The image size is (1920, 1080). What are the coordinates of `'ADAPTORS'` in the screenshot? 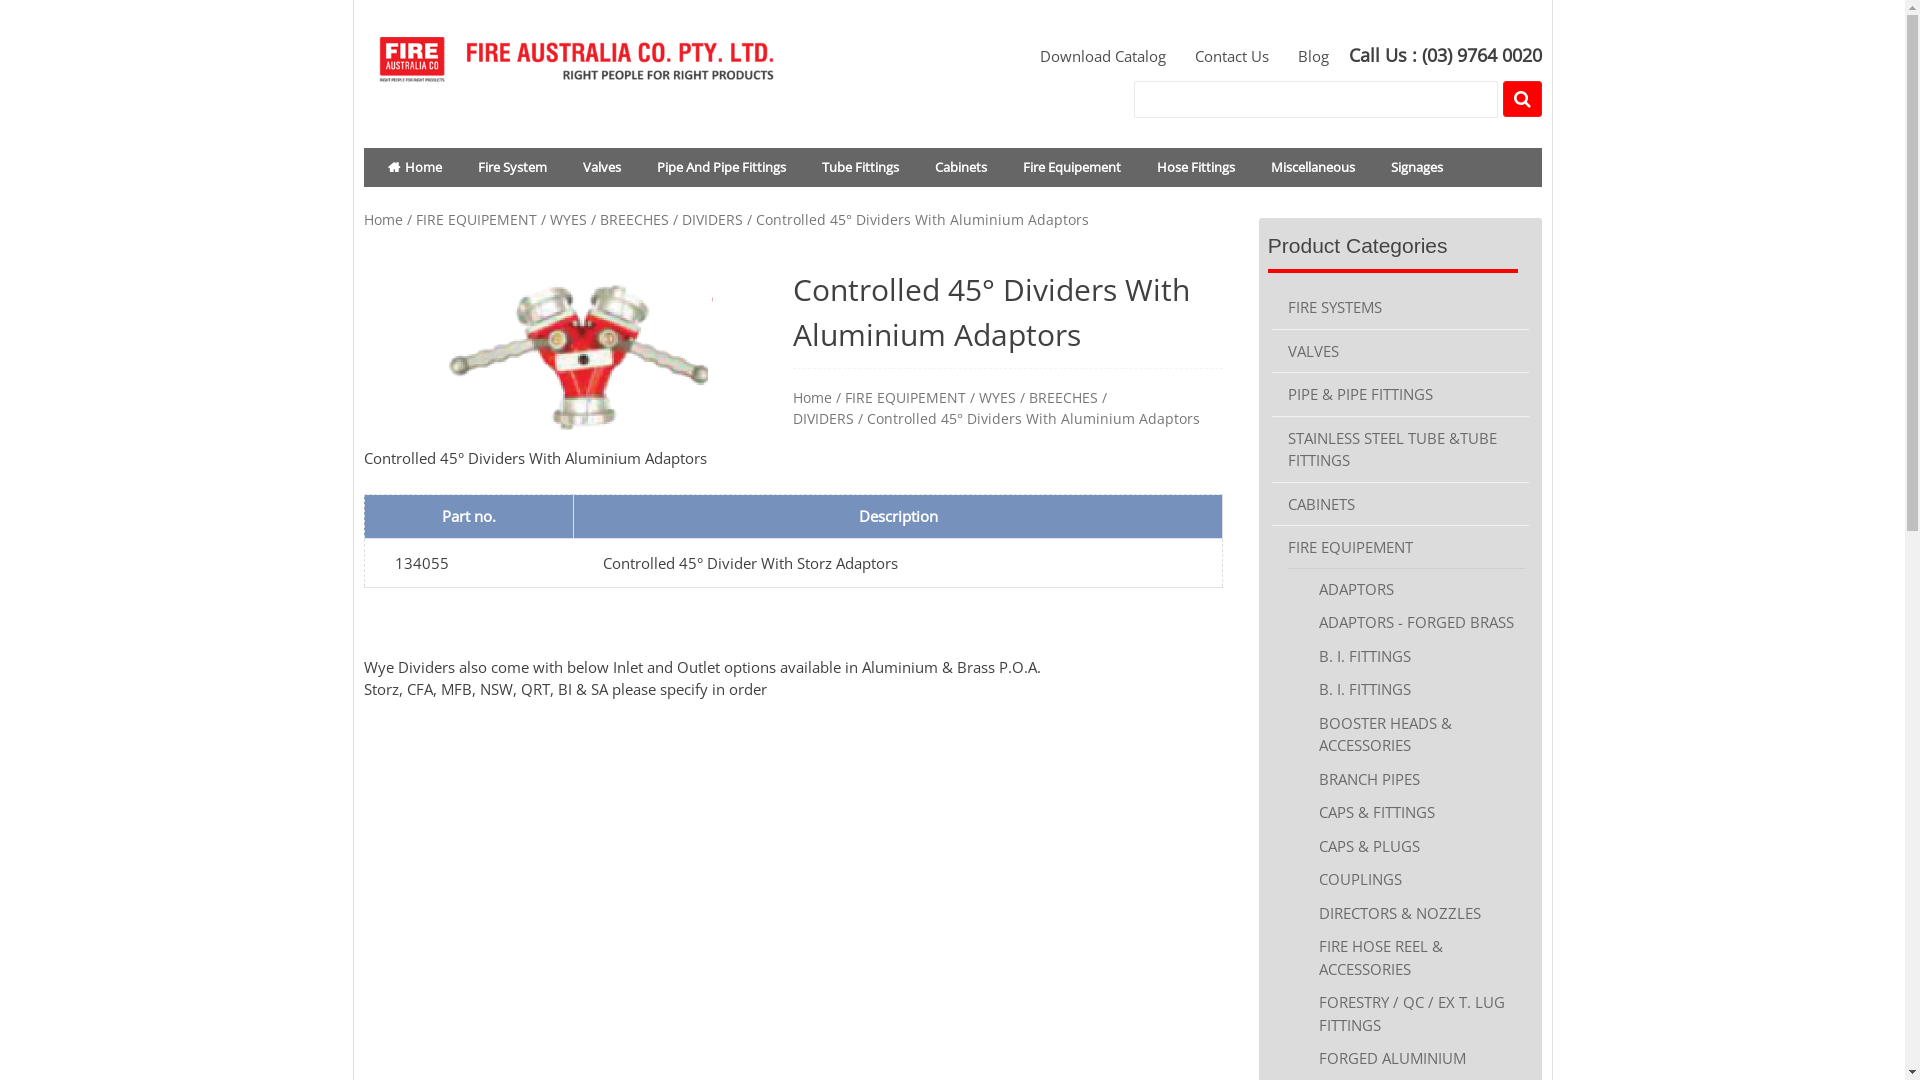 It's located at (1319, 592).